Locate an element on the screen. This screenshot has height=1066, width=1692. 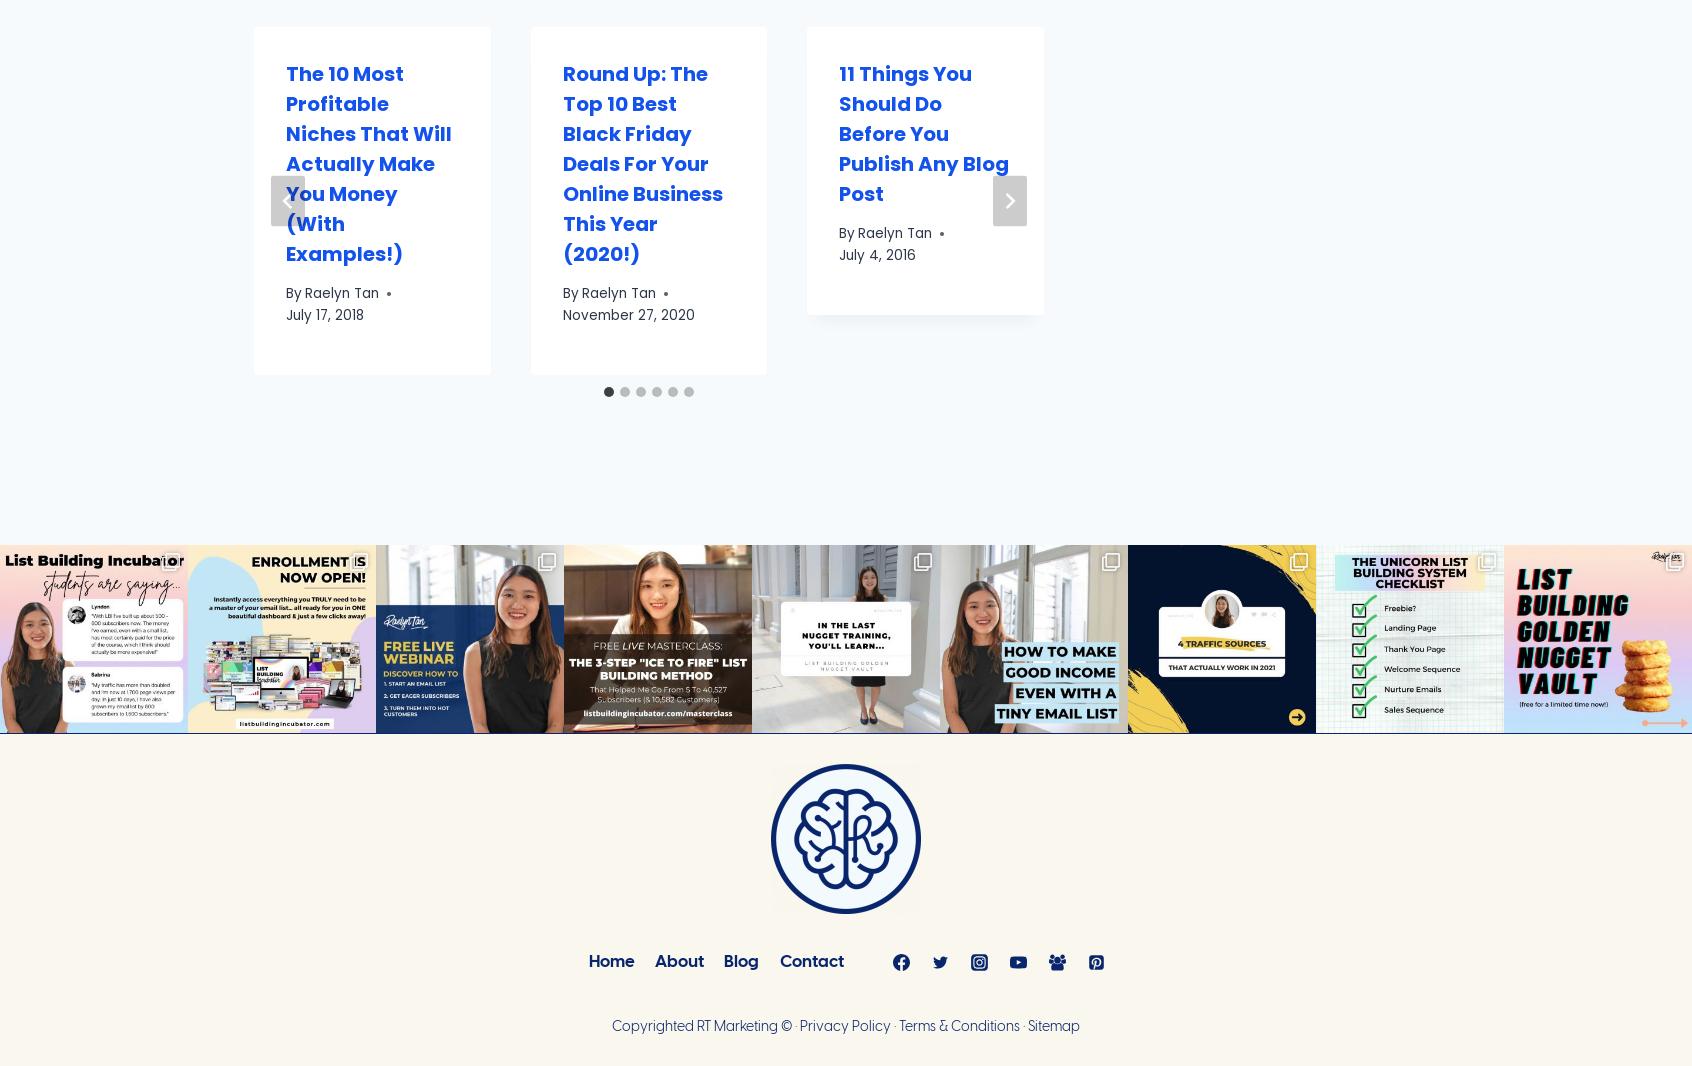
'About' is located at coordinates (679, 961).